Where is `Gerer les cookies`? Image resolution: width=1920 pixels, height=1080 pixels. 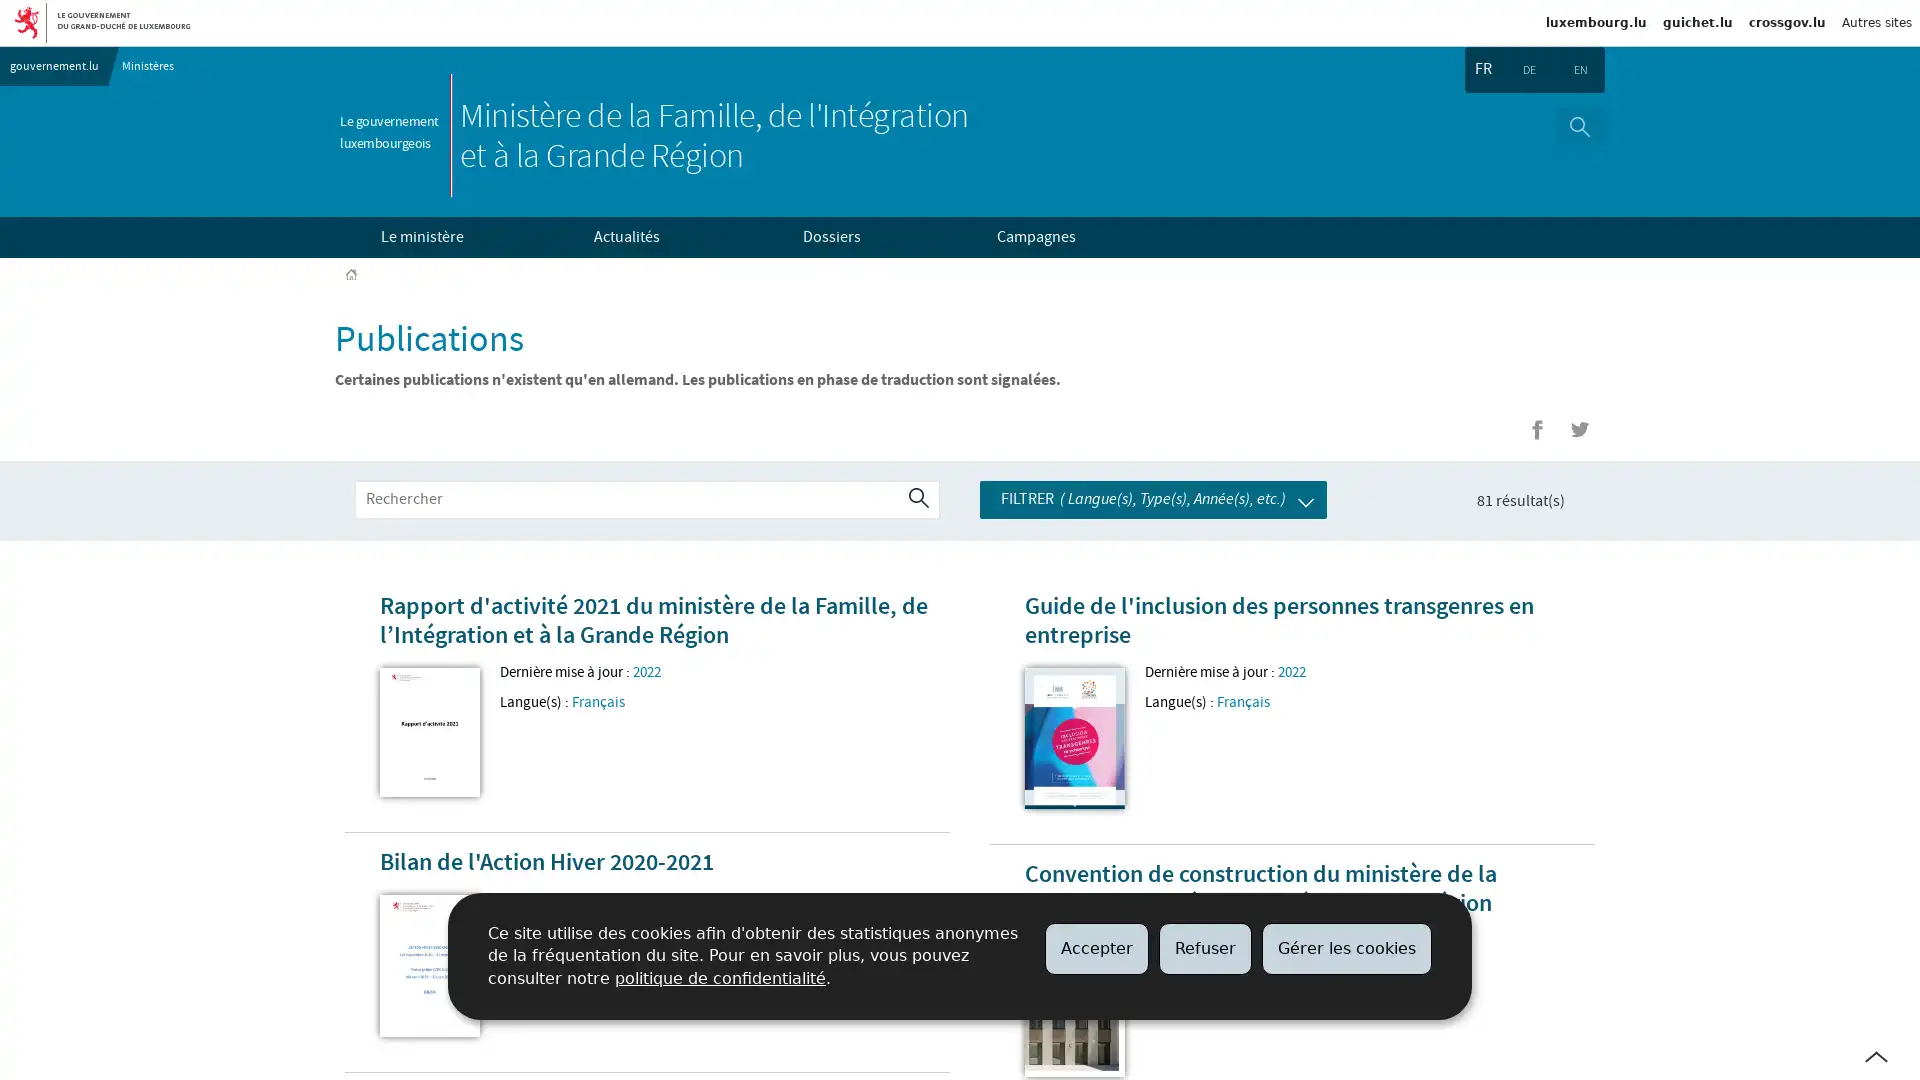
Gerer les cookies is located at coordinates (1347, 947).